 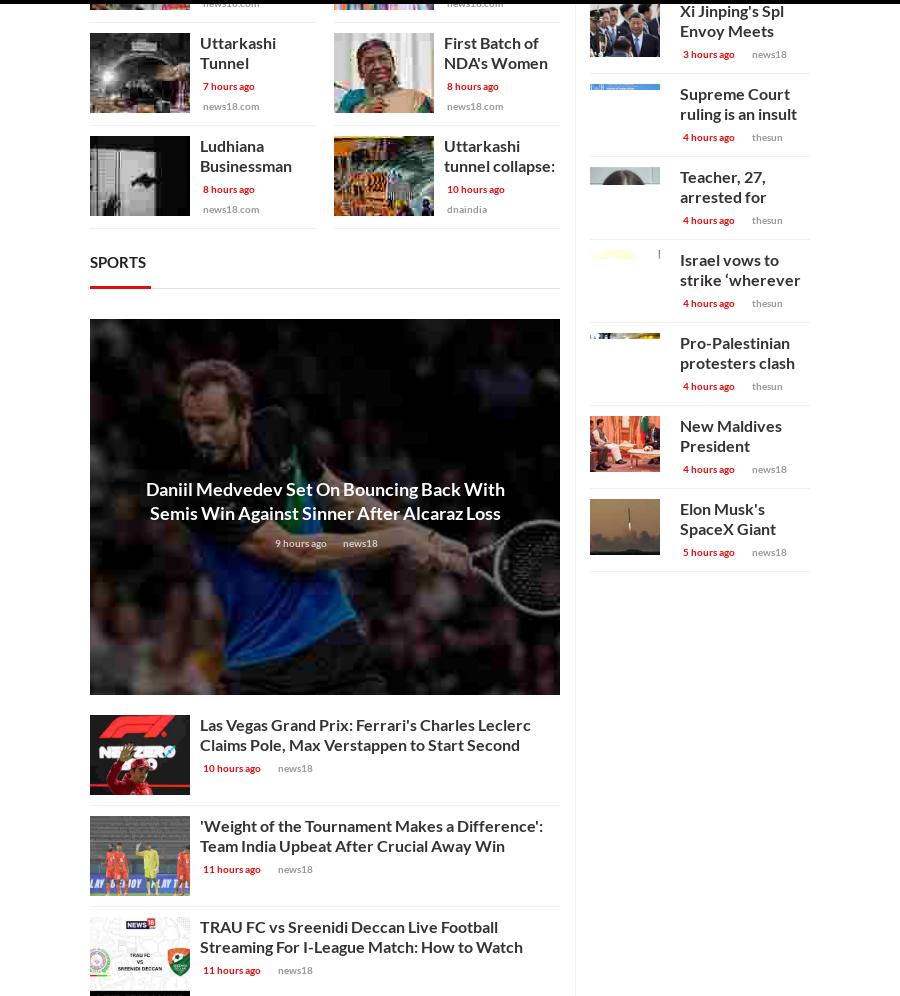 What do you see at coordinates (739, 339) in the screenshot?
I see `'Israel vows to strike ‘wherever Hamas exists’ as tanks and troops storm two new terror strongholds as hospital evacuated'` at bounding box center [739, 339].